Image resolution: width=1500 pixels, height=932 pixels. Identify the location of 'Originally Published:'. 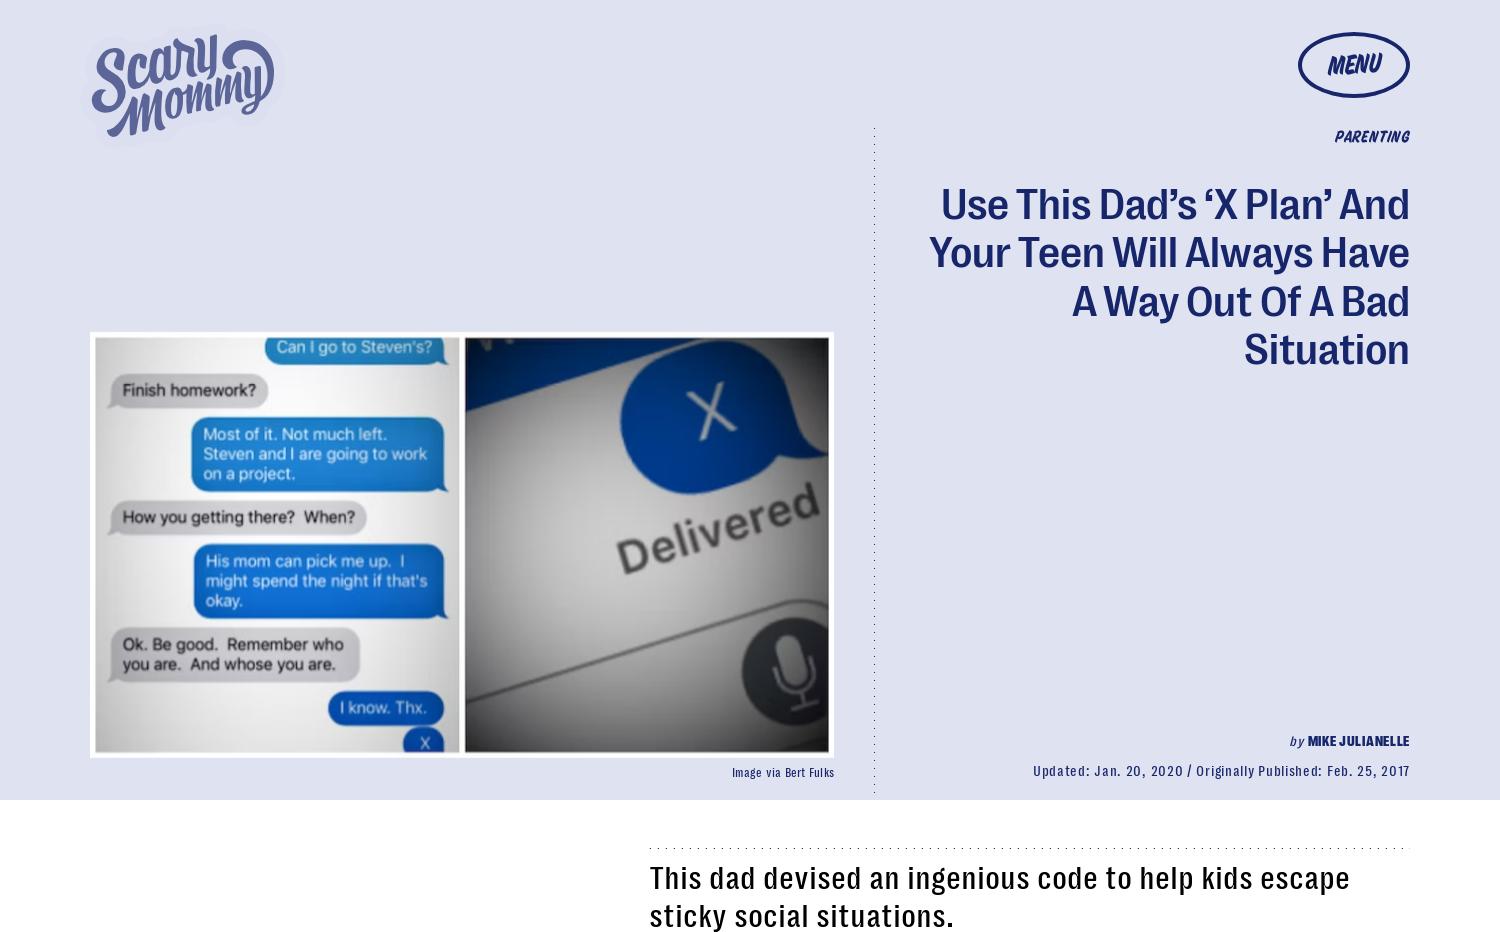
(1261, 770).